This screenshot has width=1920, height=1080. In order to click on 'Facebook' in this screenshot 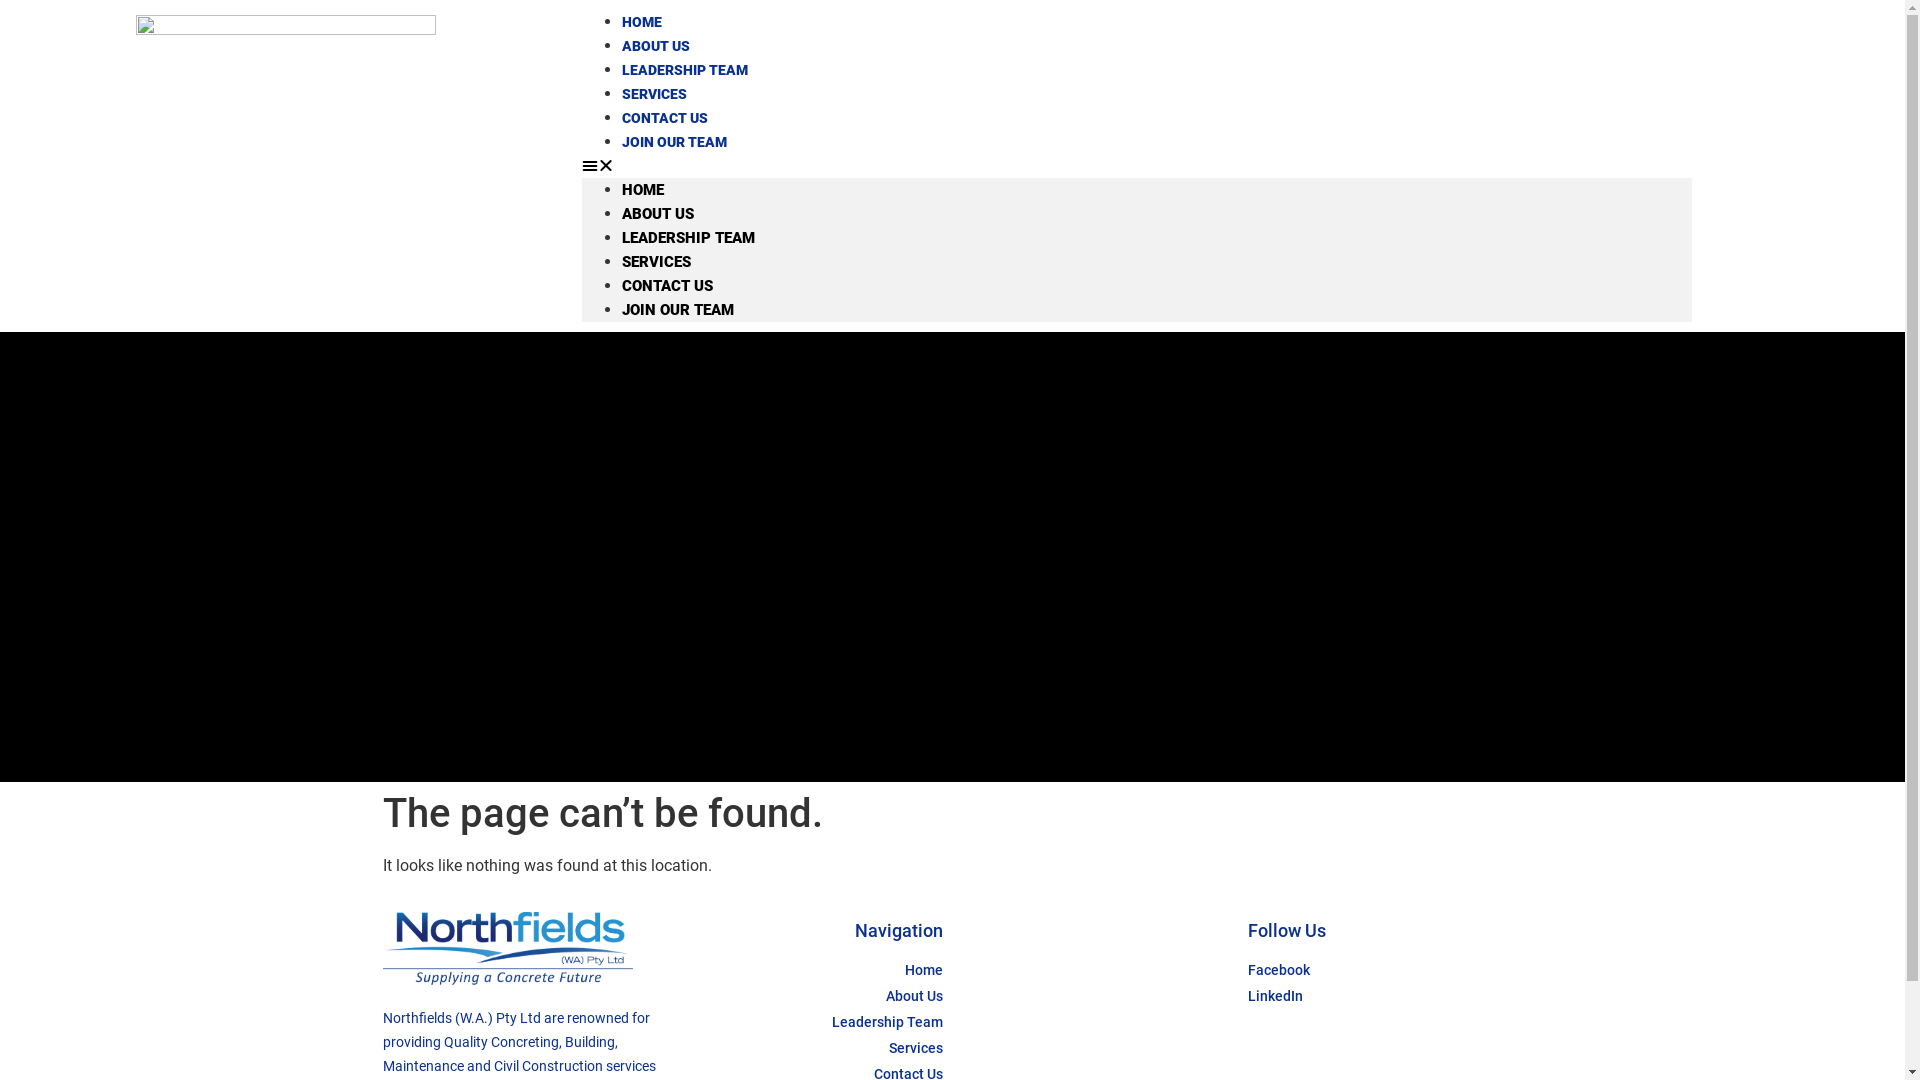, I will do `click(1379, 969)`.